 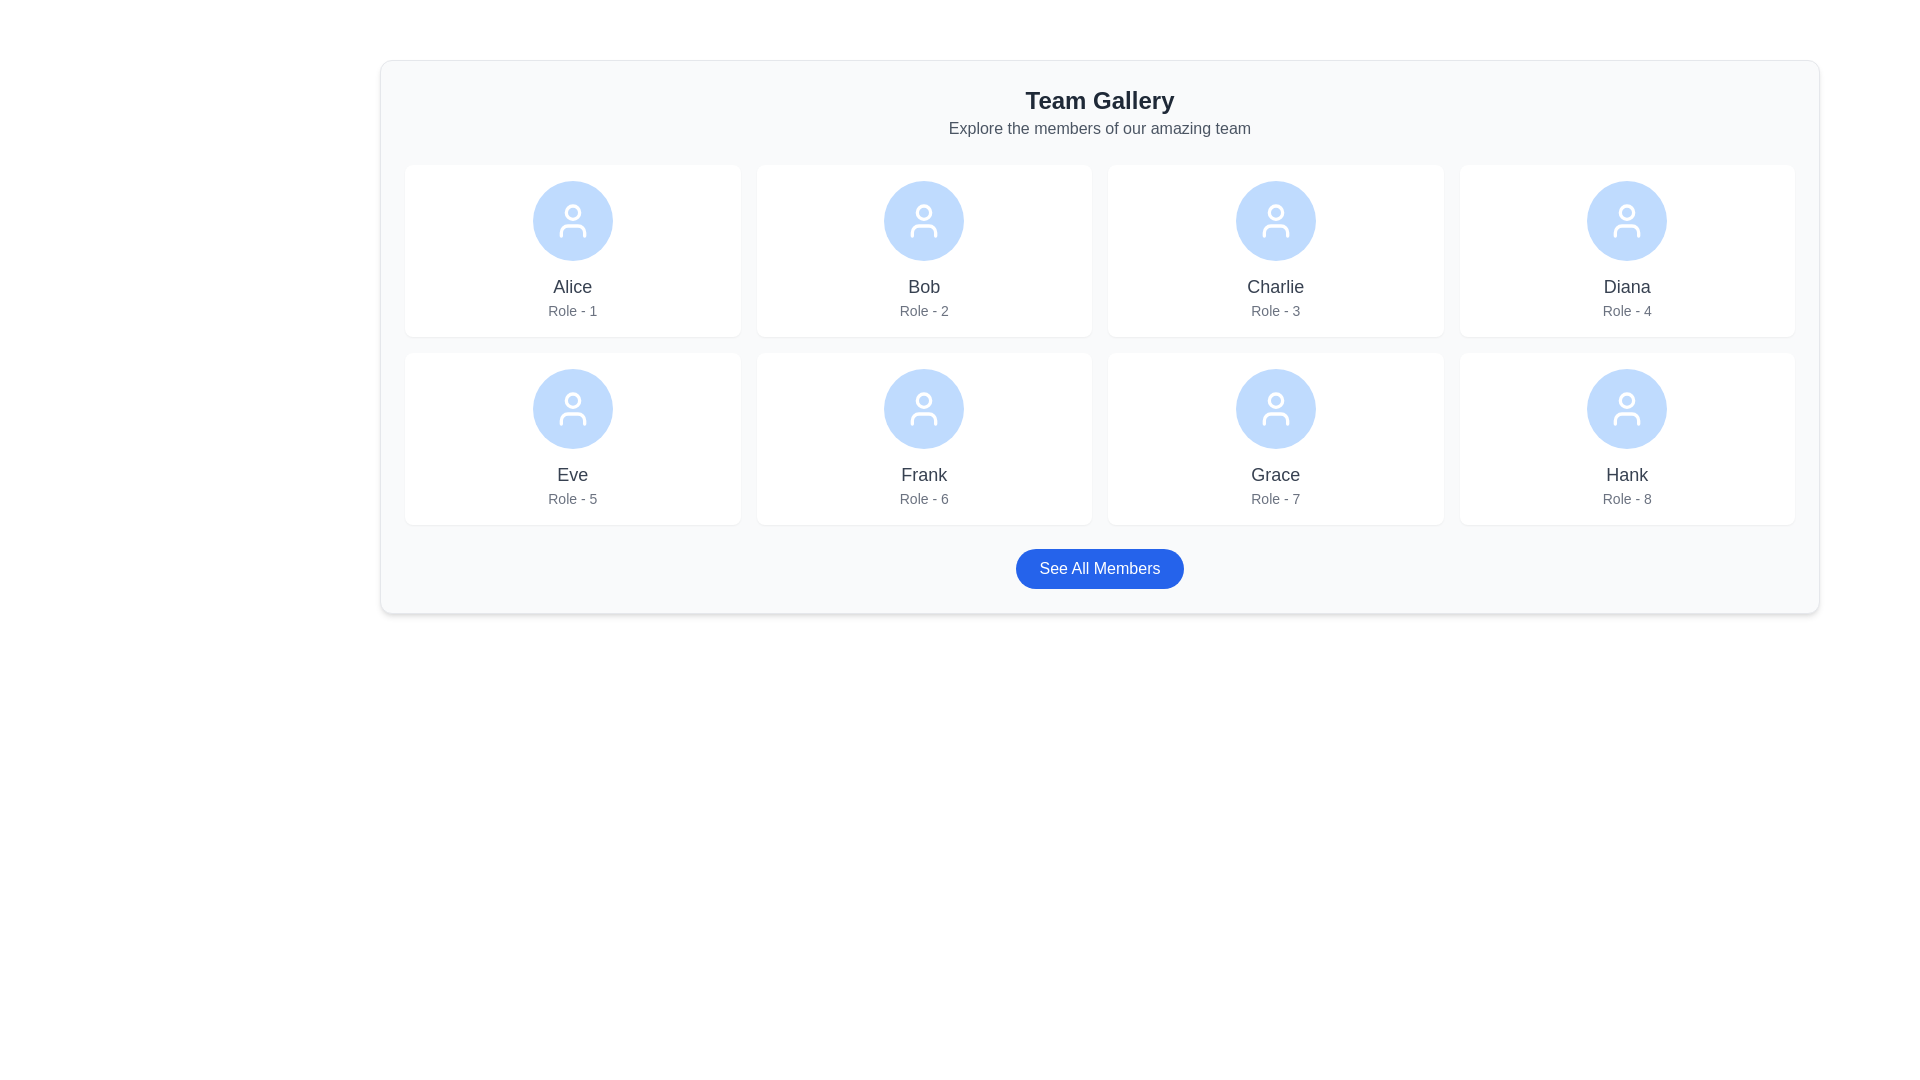 I want to click on the button located at the bottom center of the layout, which reveals additional information about all members, so click(x=1098, y=569).